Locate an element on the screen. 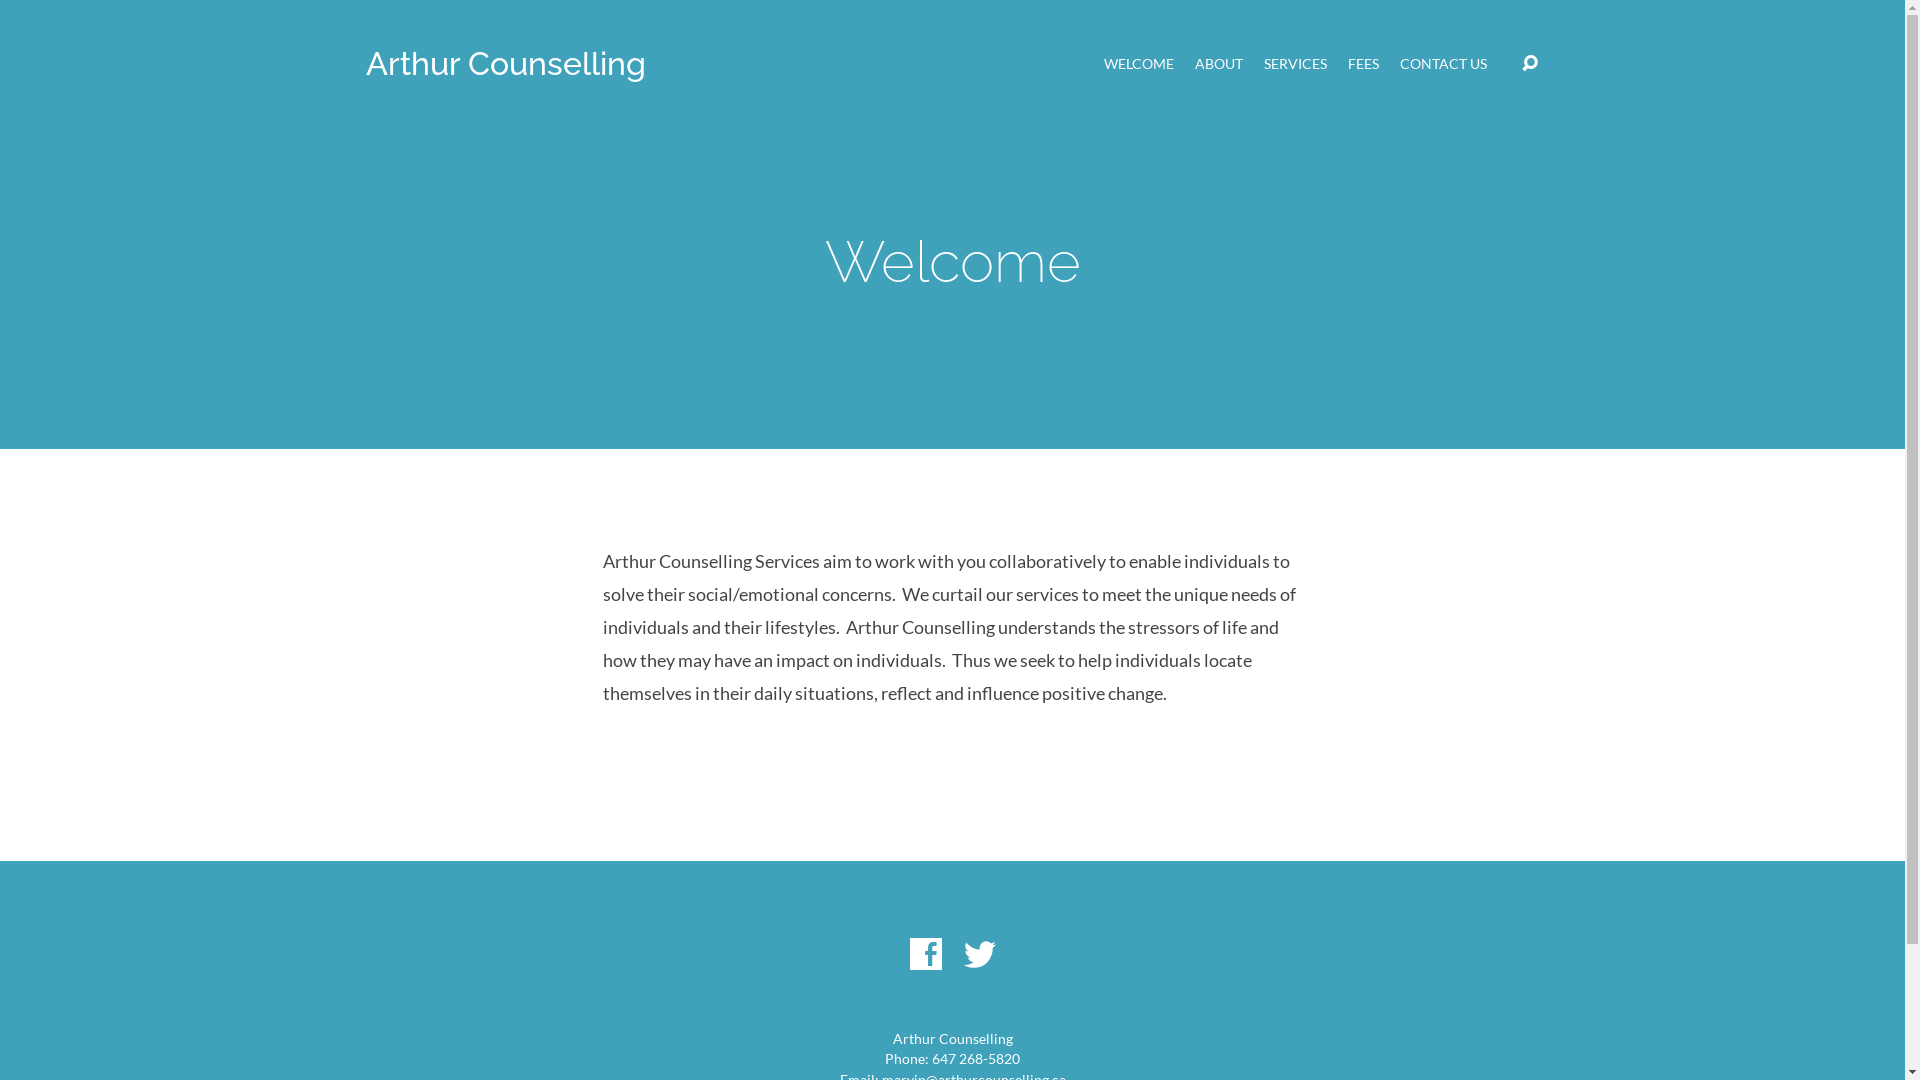 This screenshot has height=1080, width=1920. 'ABOUT' is located at coordinates (1218, 63).